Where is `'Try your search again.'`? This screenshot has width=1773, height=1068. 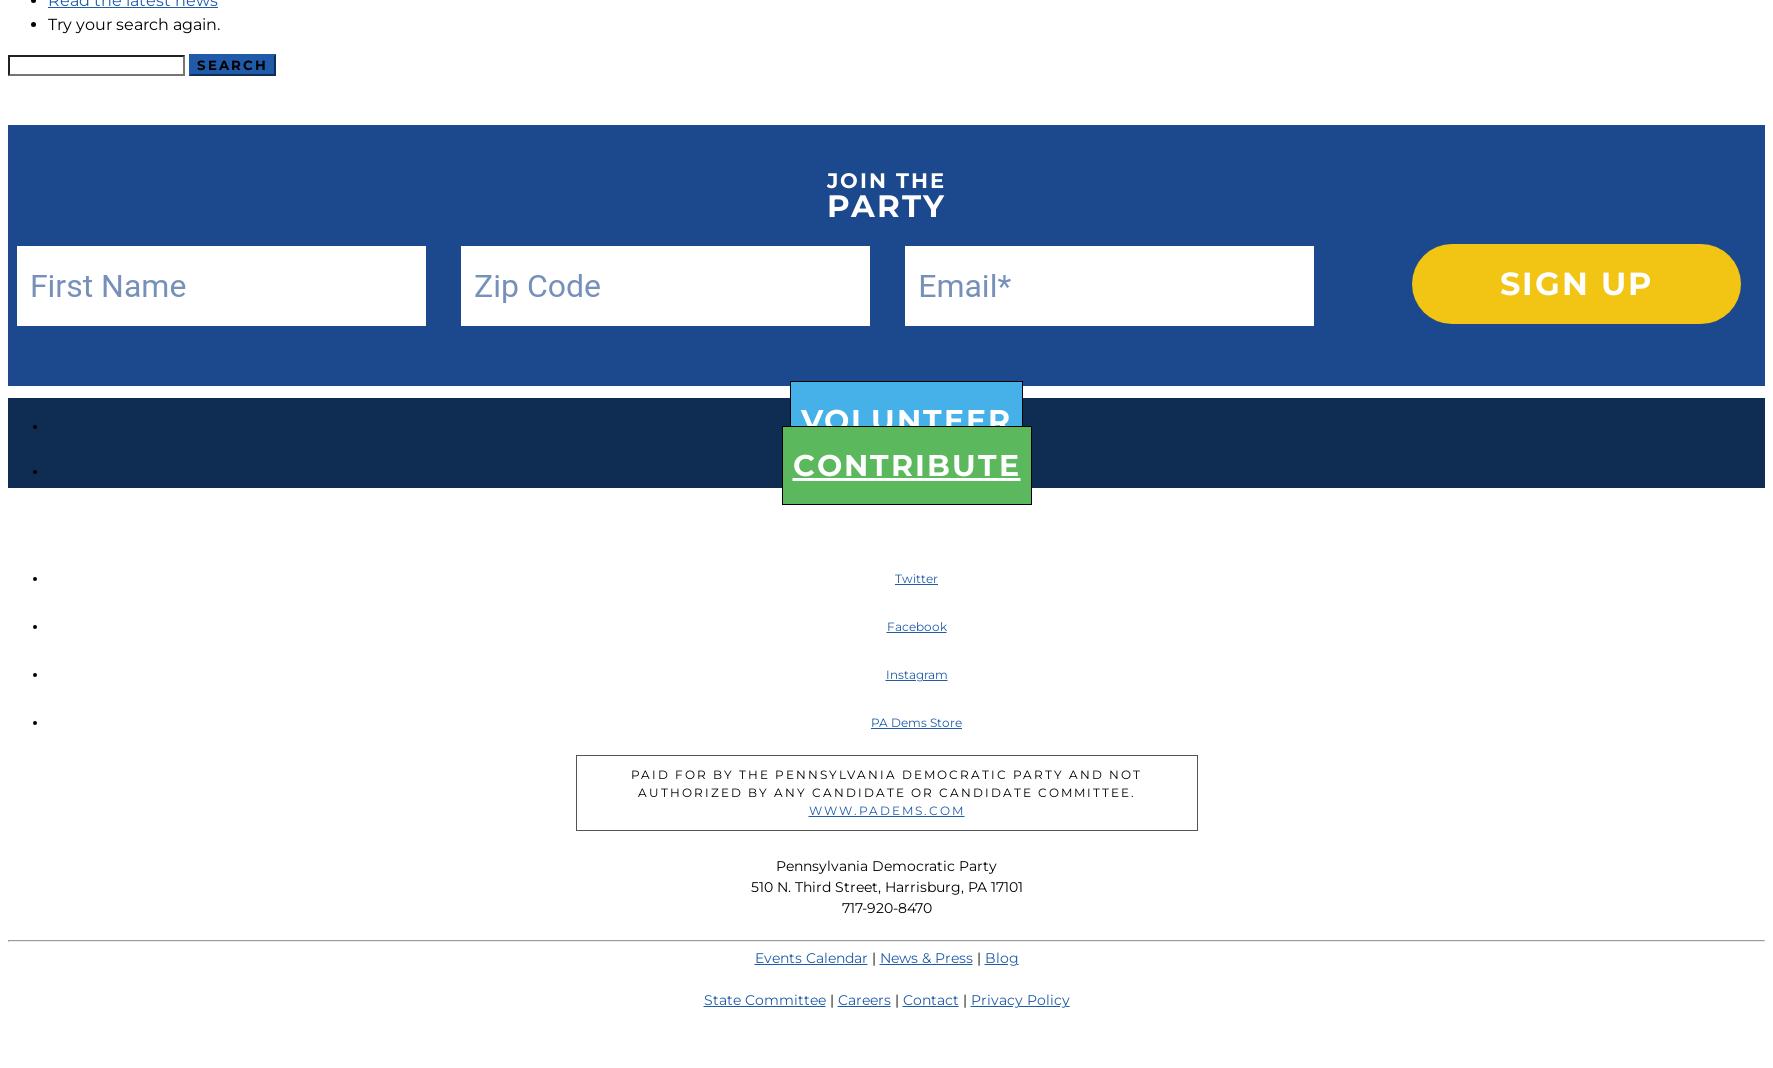
'Try your search again.' is located at coordinates (134, 22).